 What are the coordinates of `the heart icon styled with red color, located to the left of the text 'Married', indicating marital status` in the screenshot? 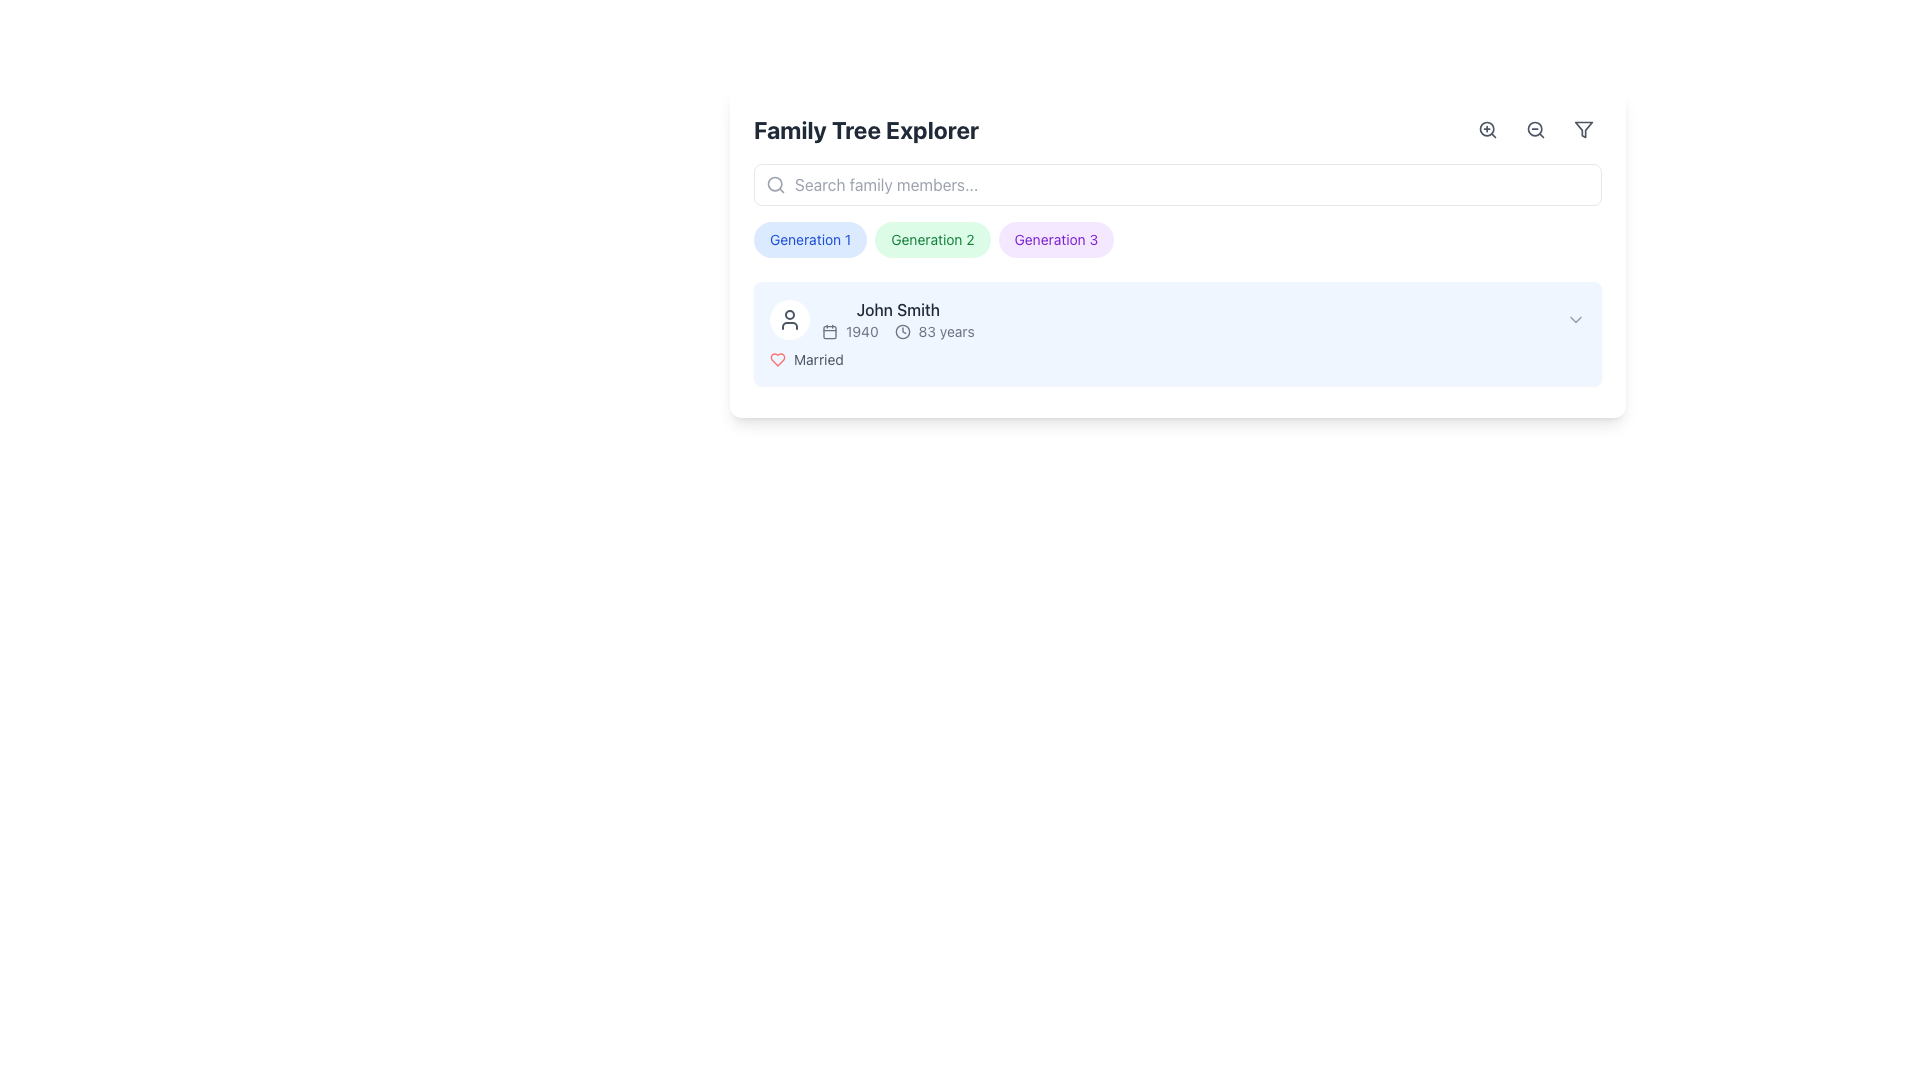 It's located at (776, 358).